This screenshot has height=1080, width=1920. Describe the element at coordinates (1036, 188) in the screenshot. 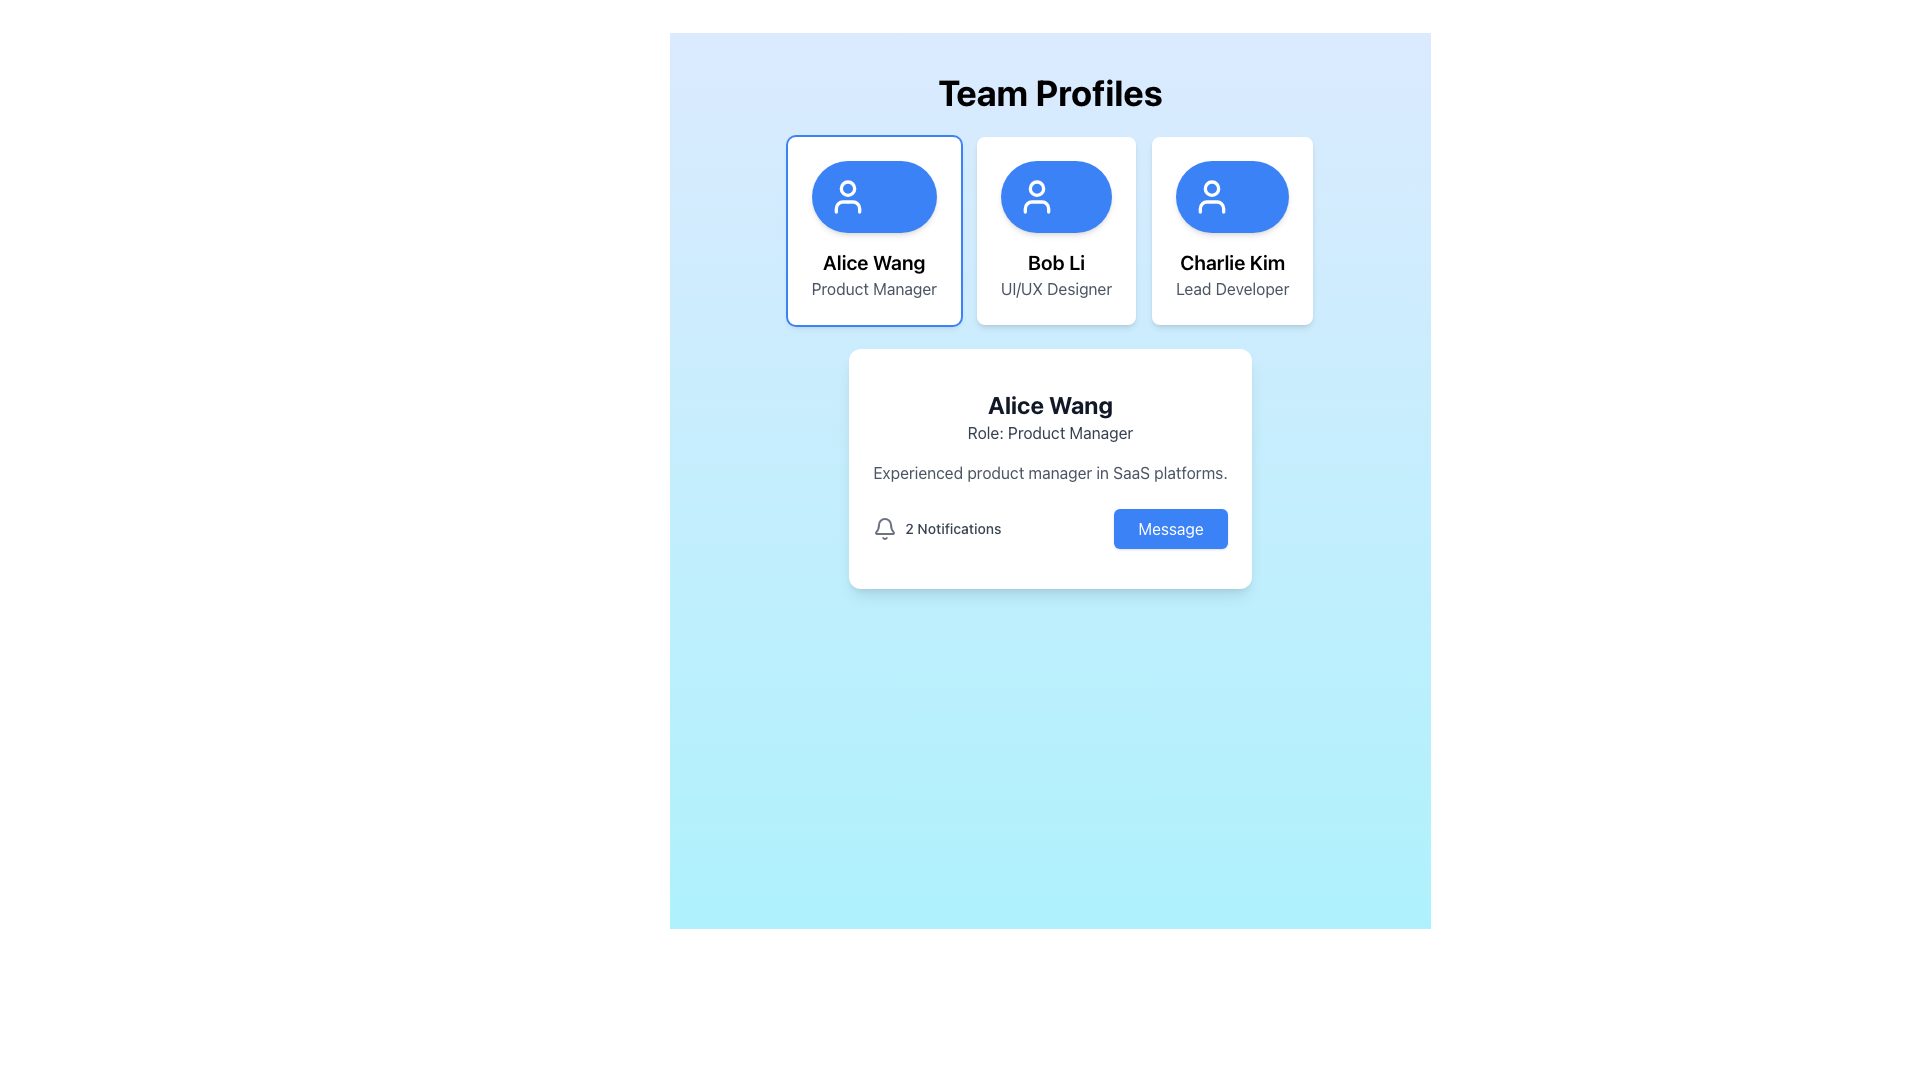

I see `the SVG Circle Element representing Bob Li's user profile icon, which is centered within the avatar in the Team Profiles section` at that location.